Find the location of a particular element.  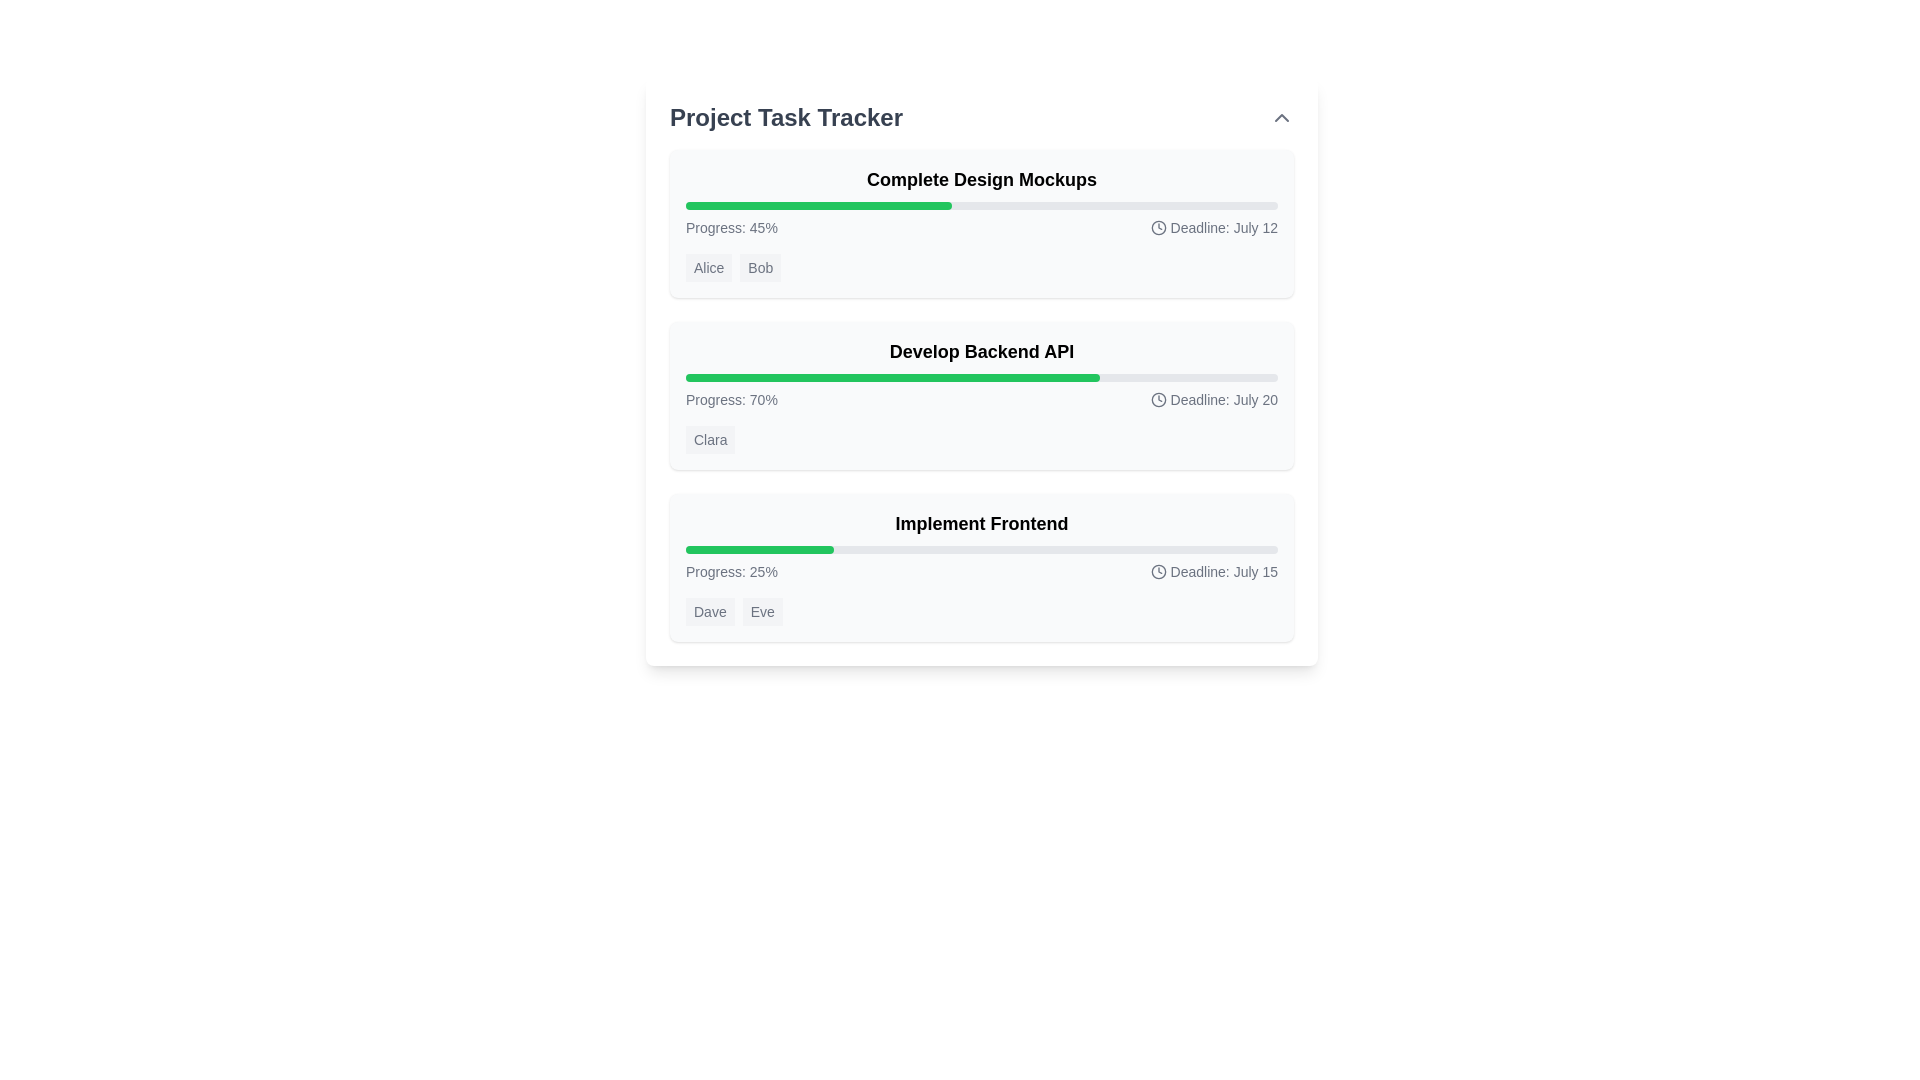

the progress bar fill indicating 70% completion for the 'Complete Design Mockups' section in the 'Project Task Tracker' interface is located at coordinates (892, 378).